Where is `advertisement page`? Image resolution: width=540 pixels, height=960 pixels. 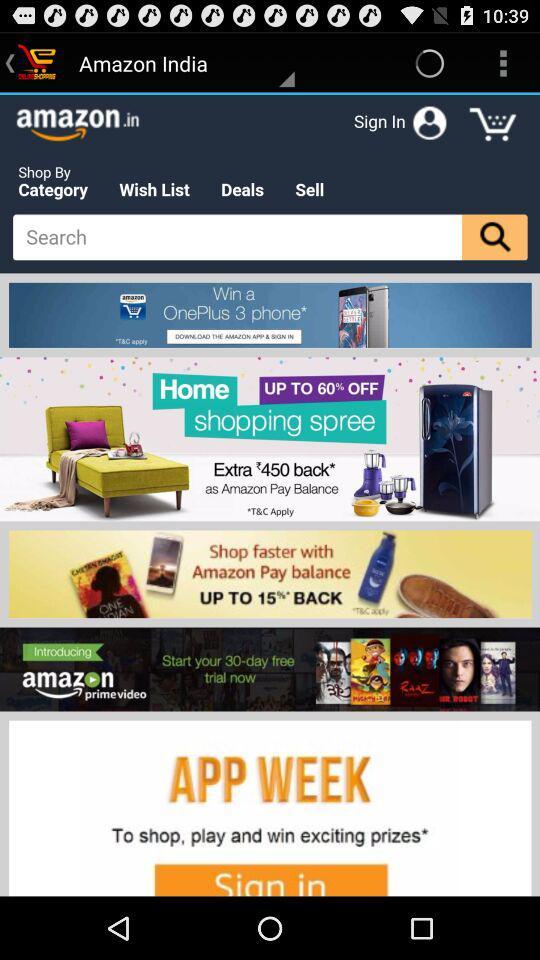 advertisement page is located at coordinates (270, 494).